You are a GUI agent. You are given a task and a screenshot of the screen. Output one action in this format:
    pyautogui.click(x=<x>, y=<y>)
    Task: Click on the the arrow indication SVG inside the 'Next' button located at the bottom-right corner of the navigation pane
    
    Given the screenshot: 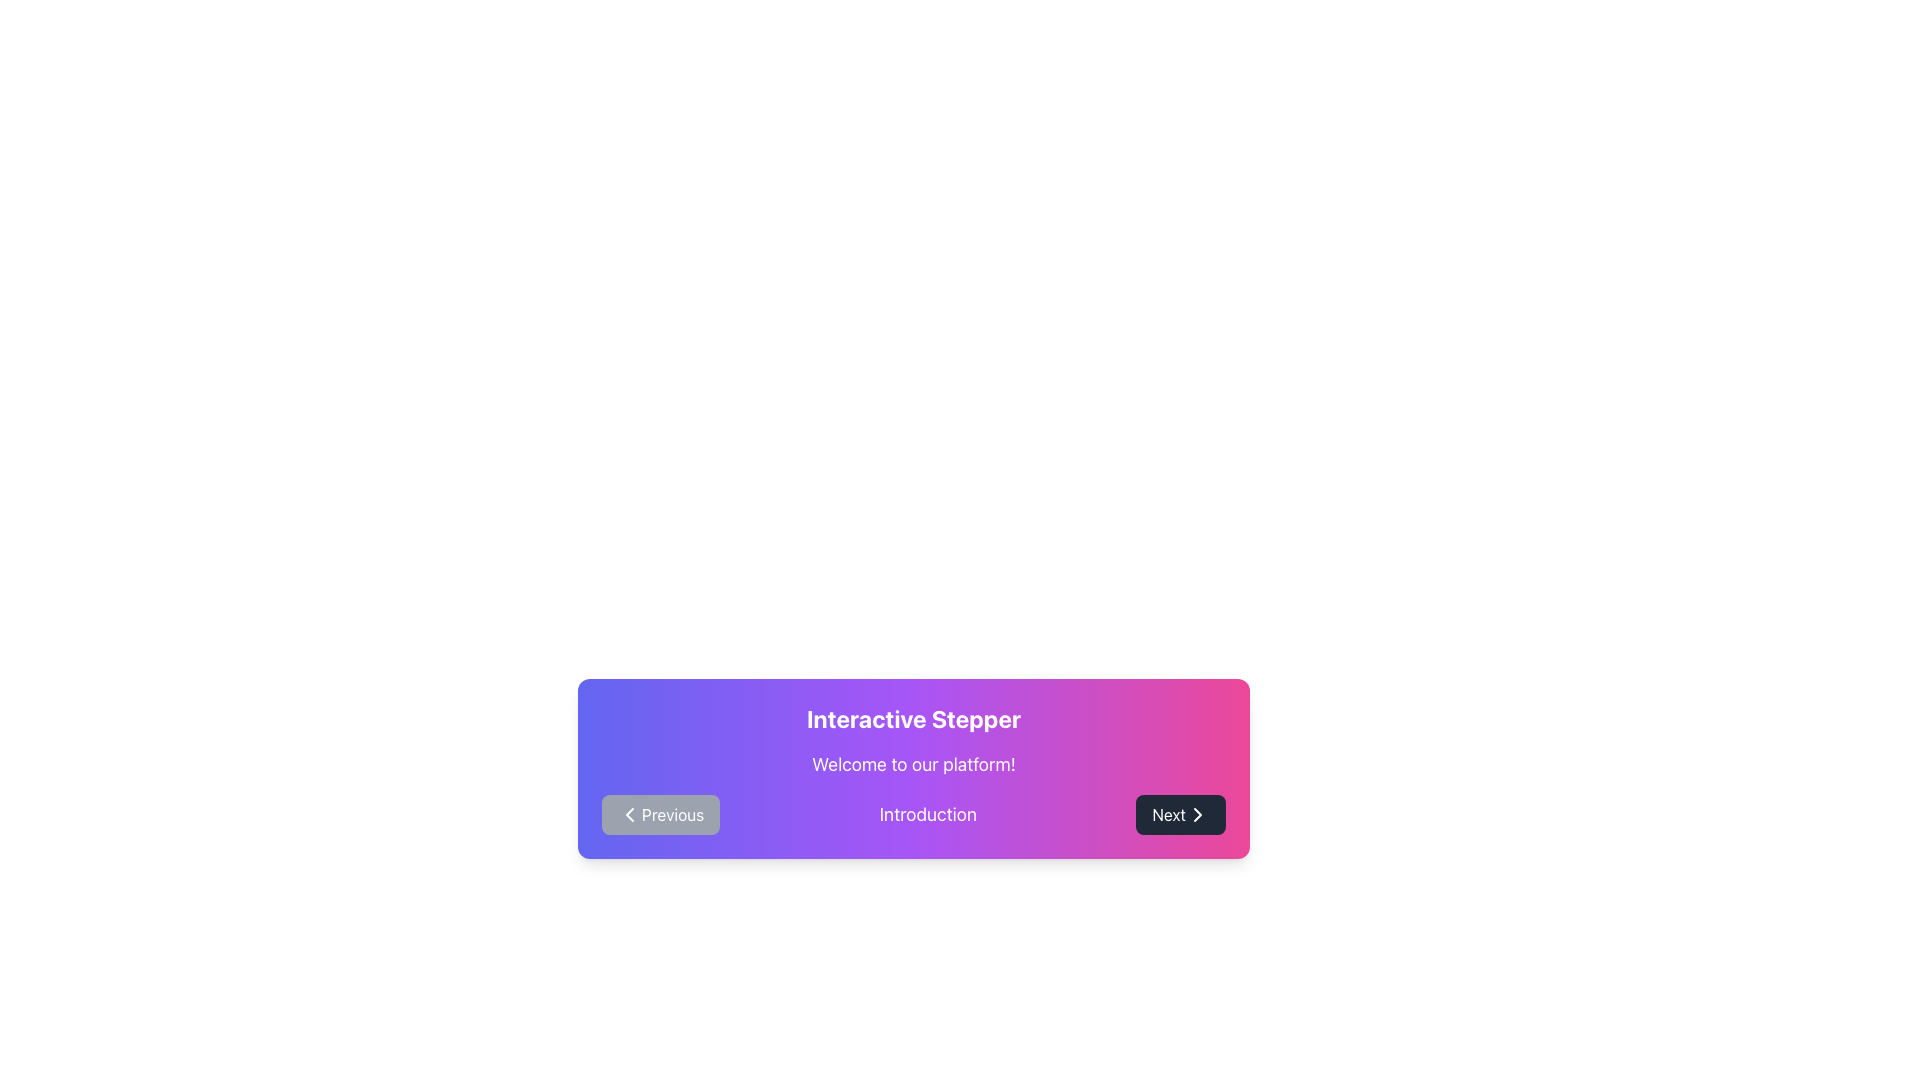 What is the action you would take?
    pyautogui.click(x=1197, y=814)
    